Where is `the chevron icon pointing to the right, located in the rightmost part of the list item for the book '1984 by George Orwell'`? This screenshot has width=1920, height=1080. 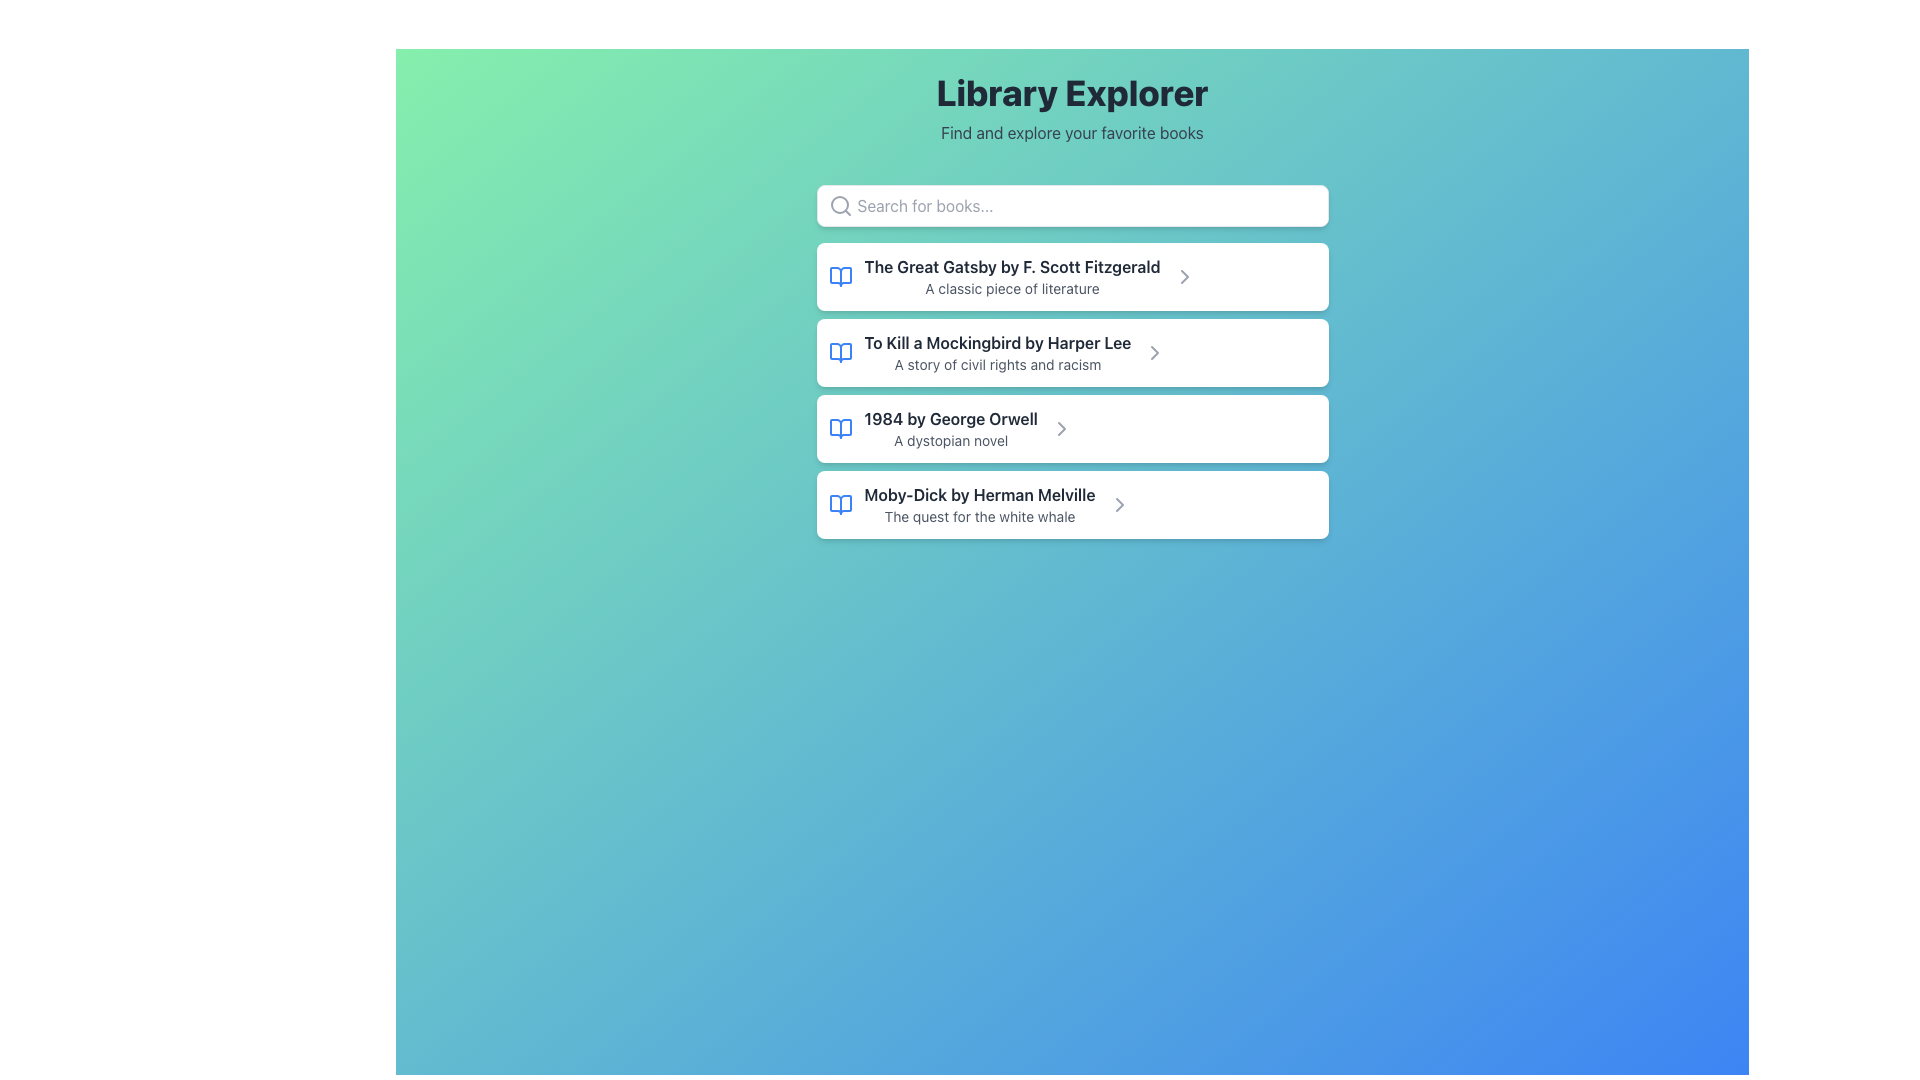 the chevron icon pointing to the right, located in the rightmost part of the list item for the book '1984 by George Orwell' is located at coordinates (1060, 427).